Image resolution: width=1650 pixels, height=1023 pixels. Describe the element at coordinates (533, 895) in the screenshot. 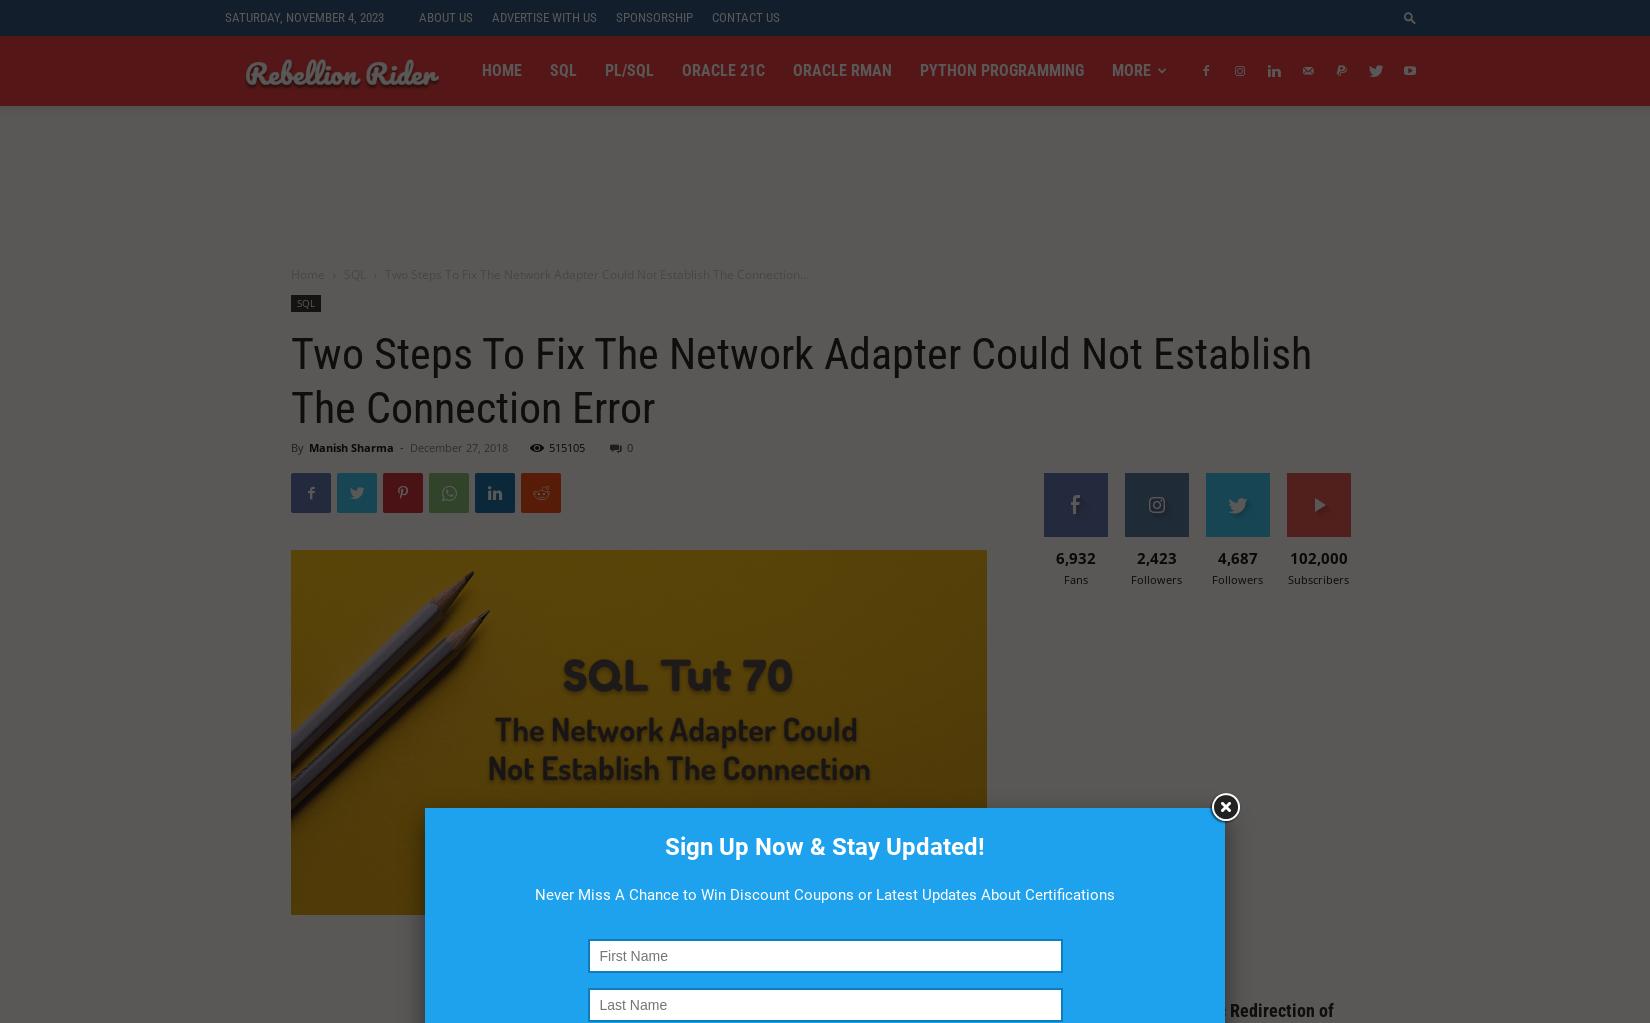

I see `'Never Miss A Chance to Win Discount Coupons or Latest Updates About Certifications'` at that location.